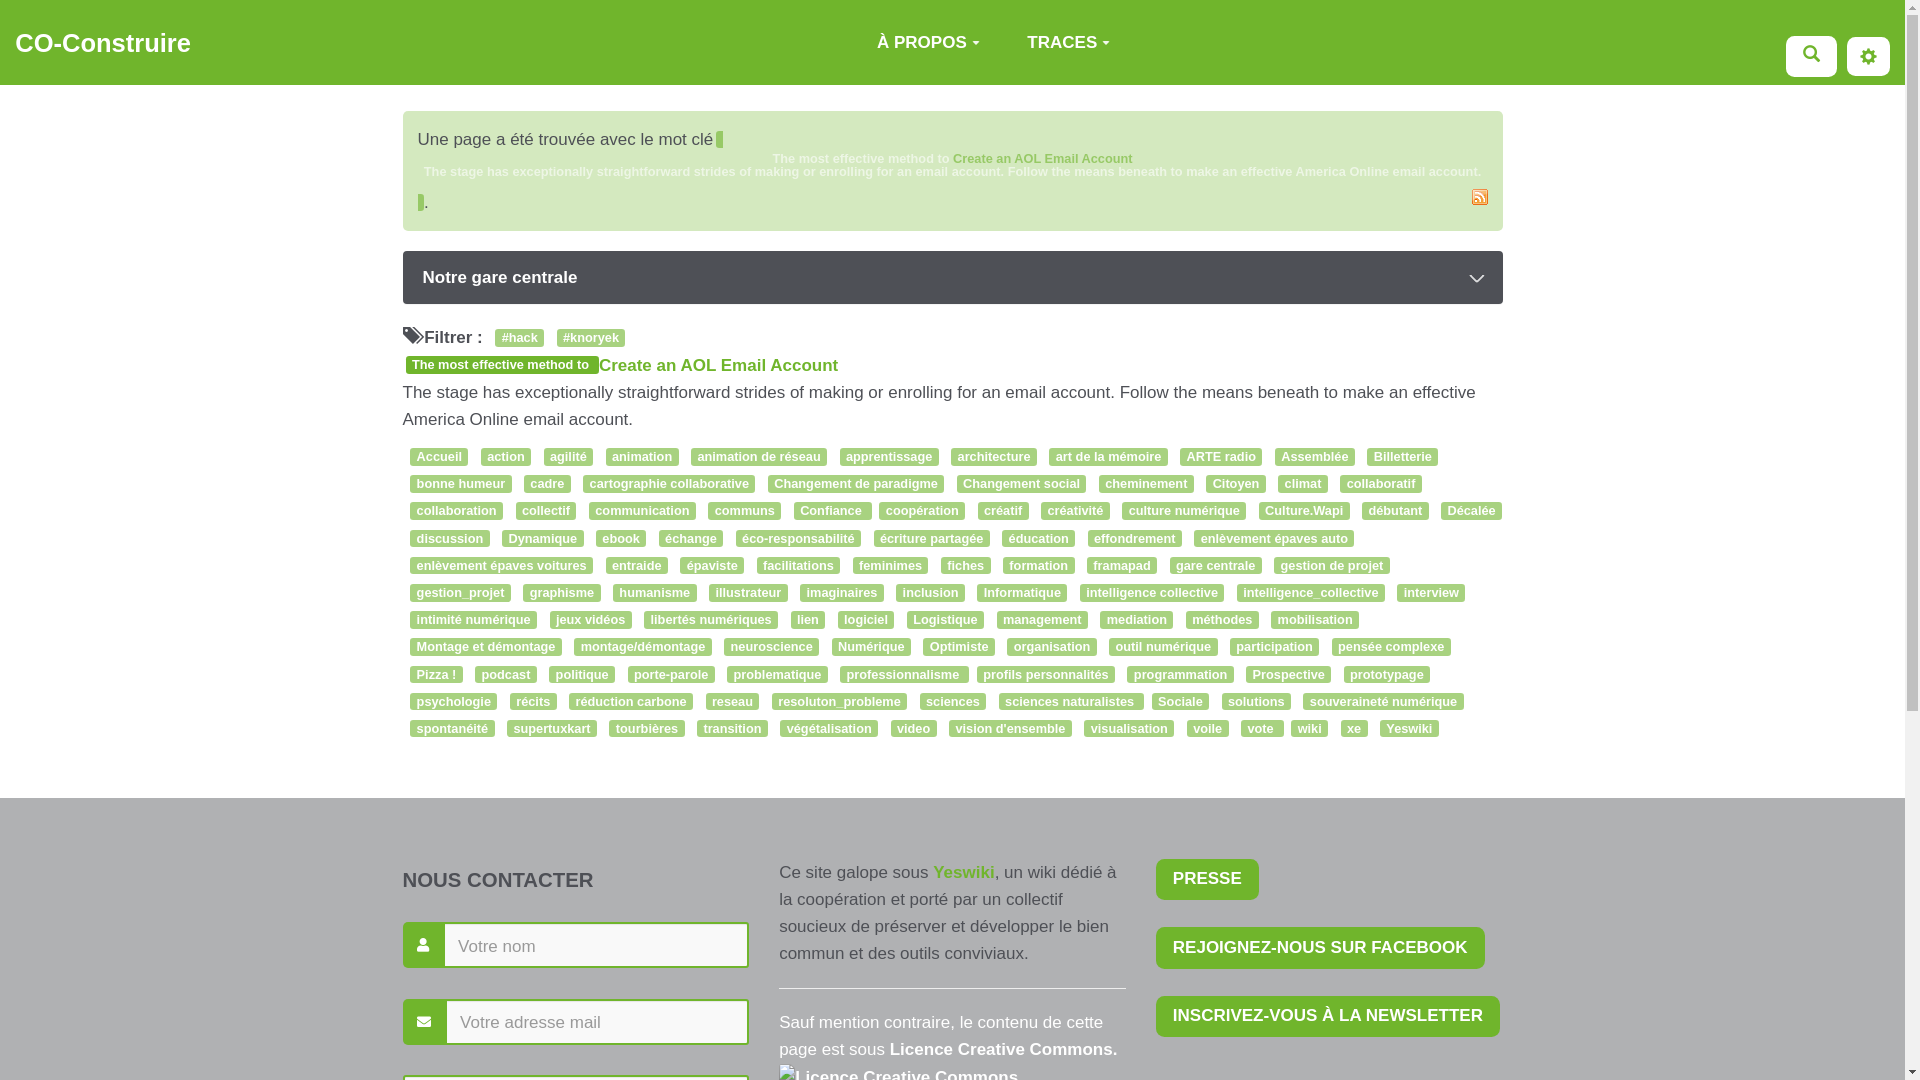  What do you see at coordinates (619, 538) in the screenshot?
I see `'ebook'` at bounding box center [619, 538].